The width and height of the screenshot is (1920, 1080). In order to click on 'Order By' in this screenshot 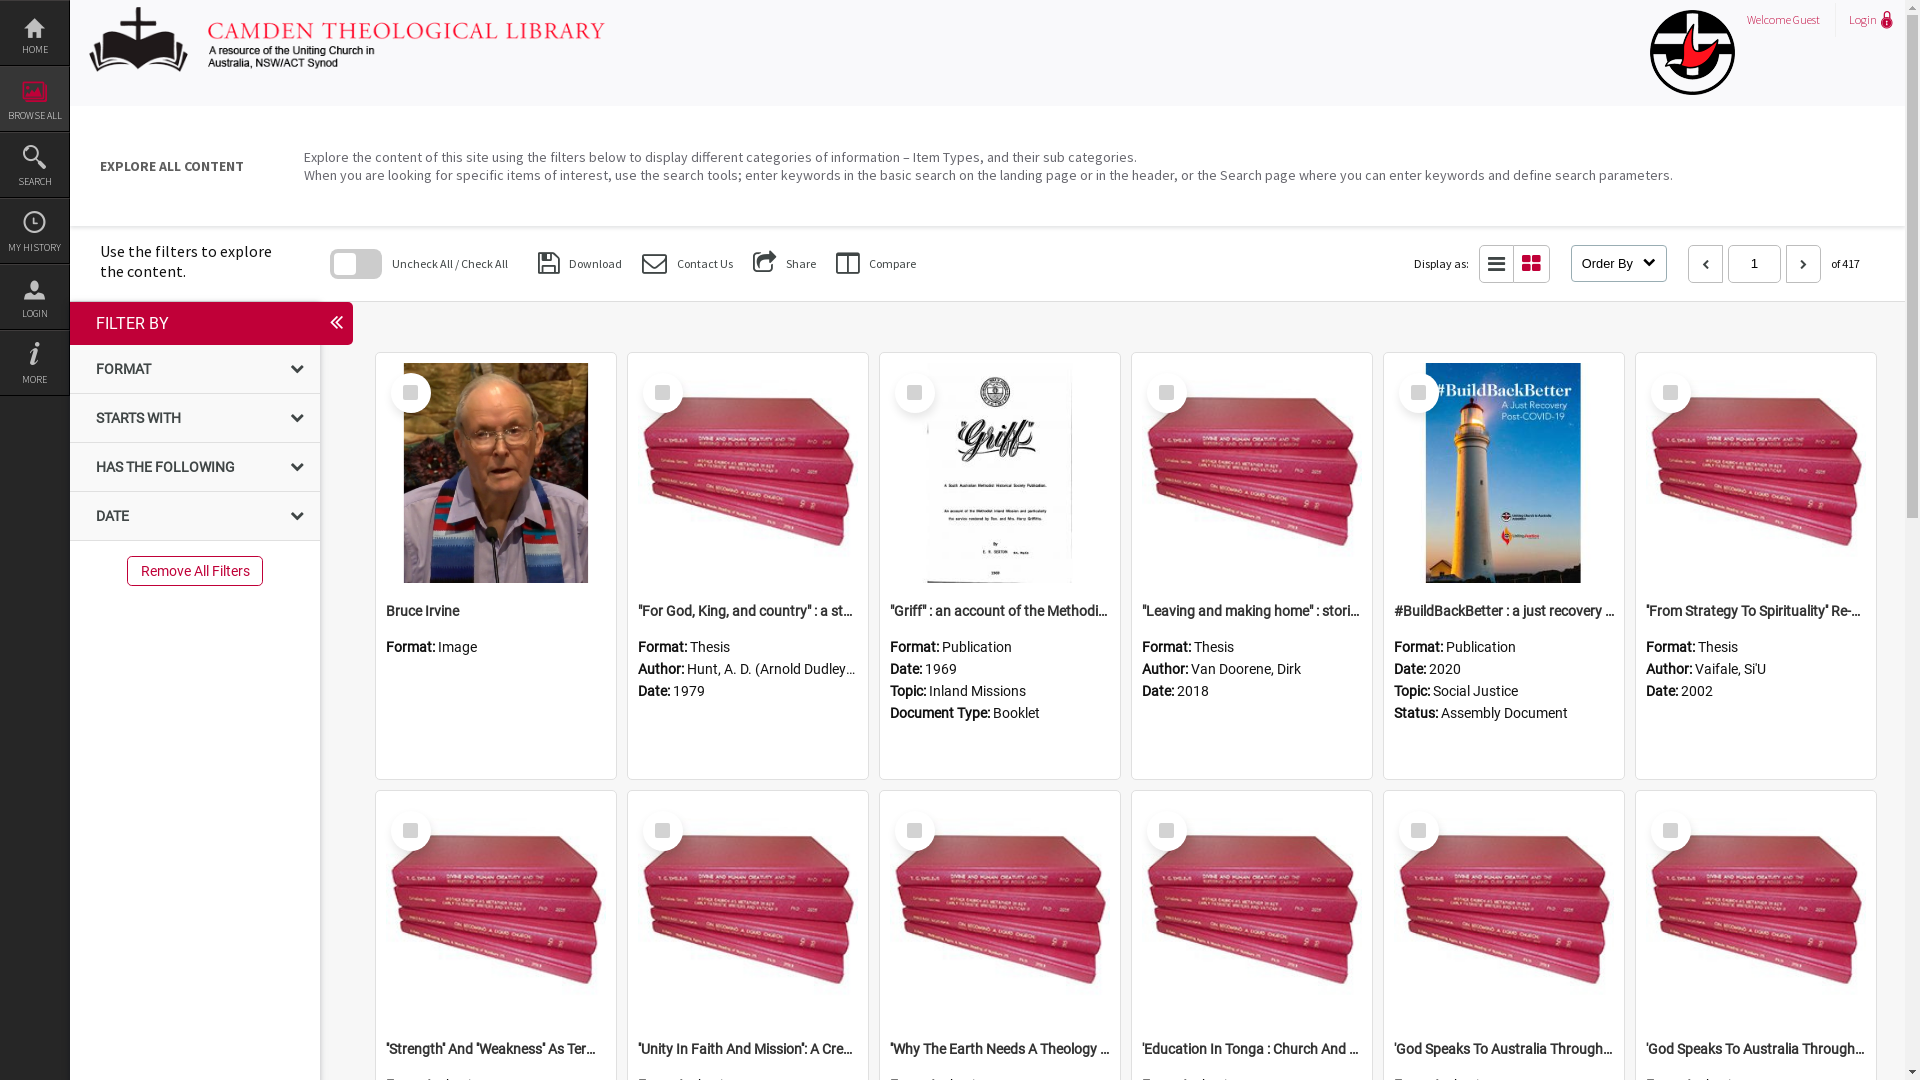, I will do `click(1618, 262)`.